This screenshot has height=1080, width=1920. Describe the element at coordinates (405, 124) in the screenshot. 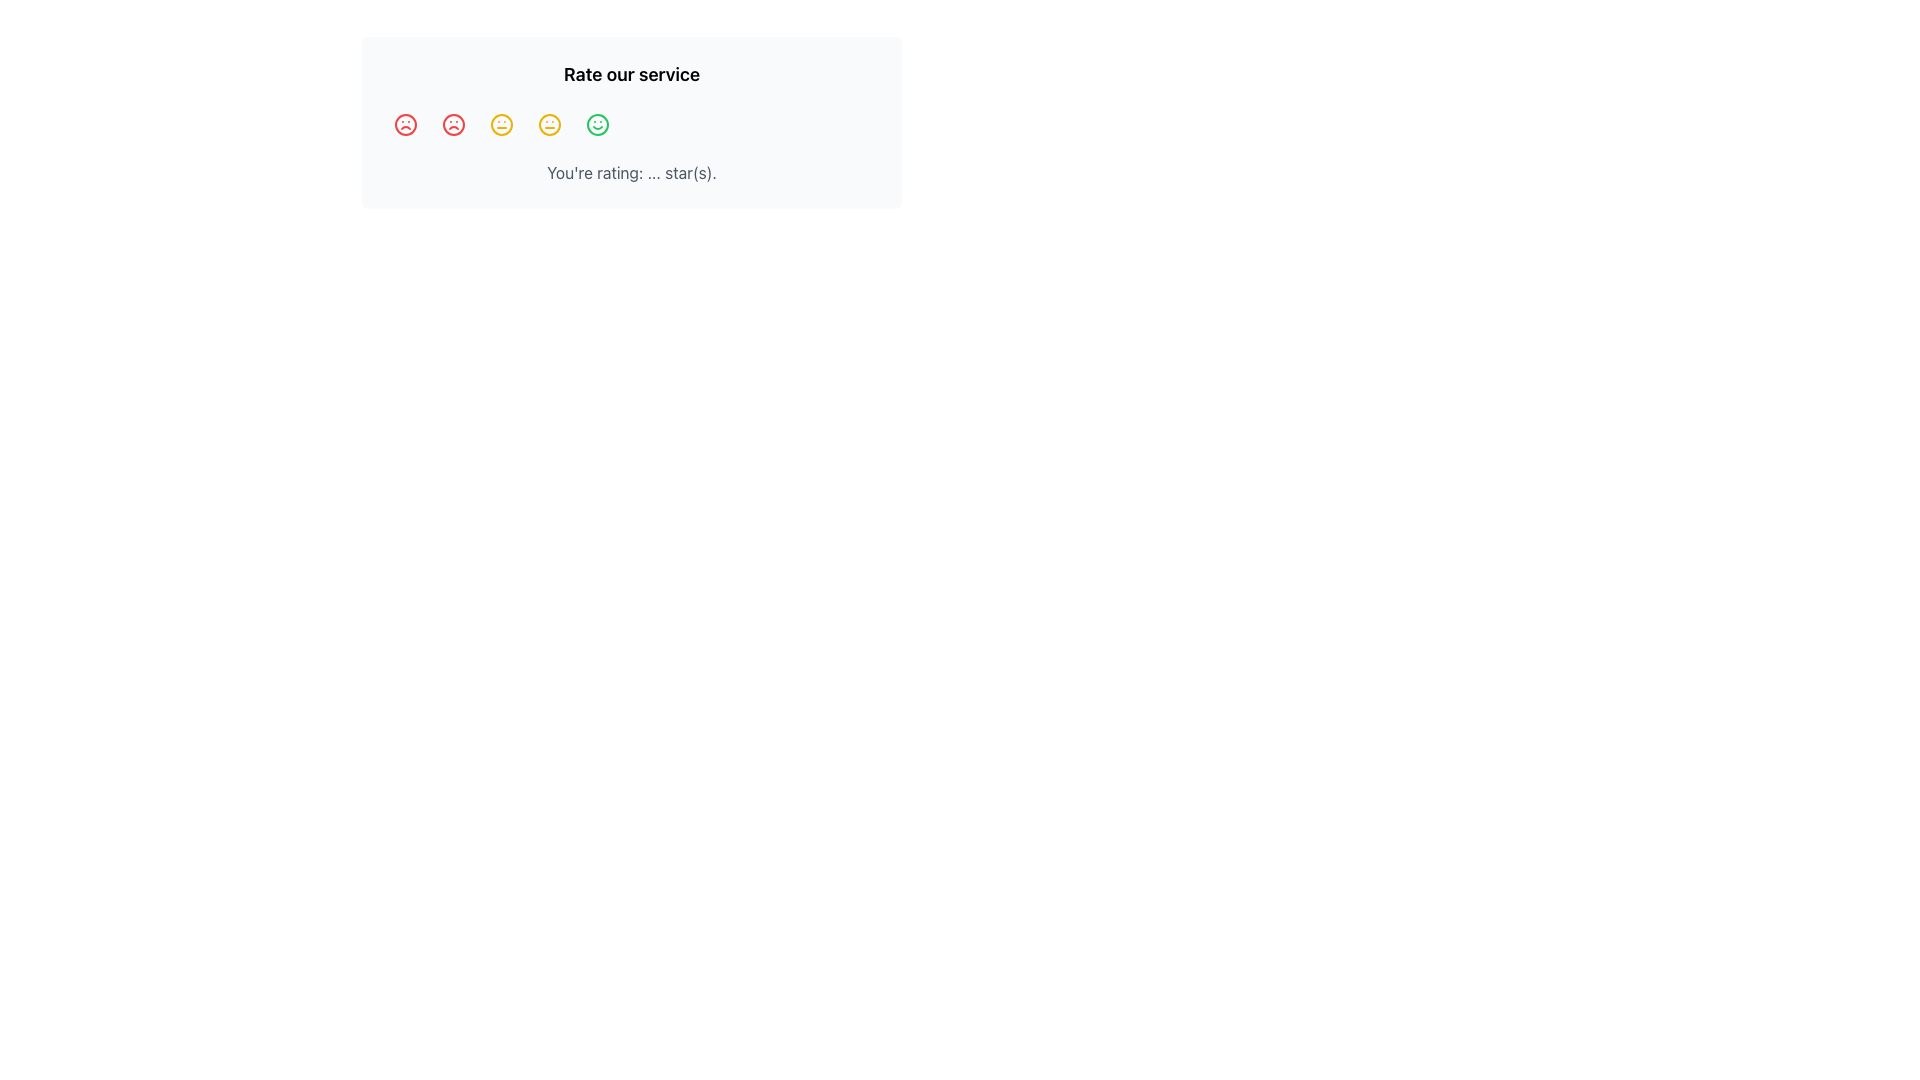

I see `the first icon in the horizontal row of rating options under the 'Rate our service' panel` at that location.